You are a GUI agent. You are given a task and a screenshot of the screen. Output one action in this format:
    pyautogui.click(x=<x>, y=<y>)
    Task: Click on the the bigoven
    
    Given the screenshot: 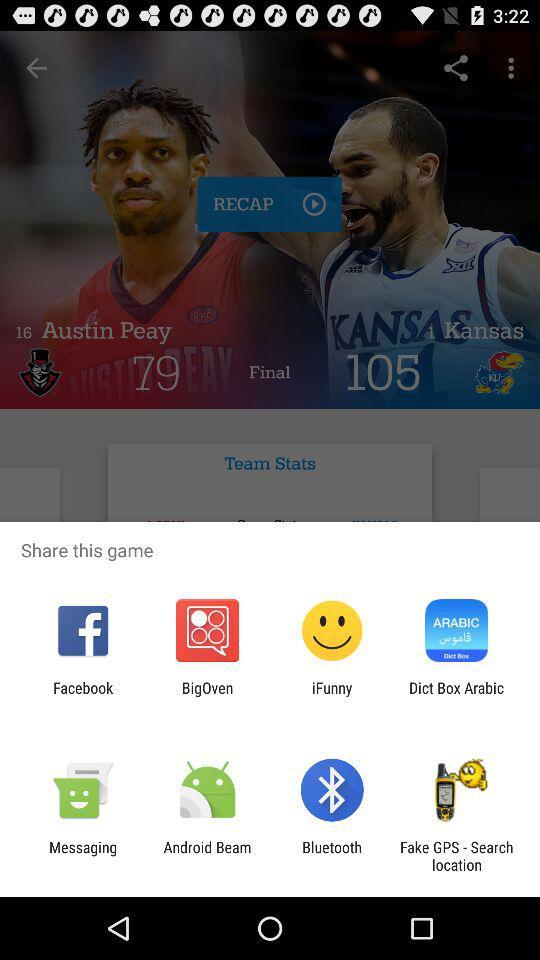 What is the action you would take?
    pyautogui.click(x=206, y=696)
    